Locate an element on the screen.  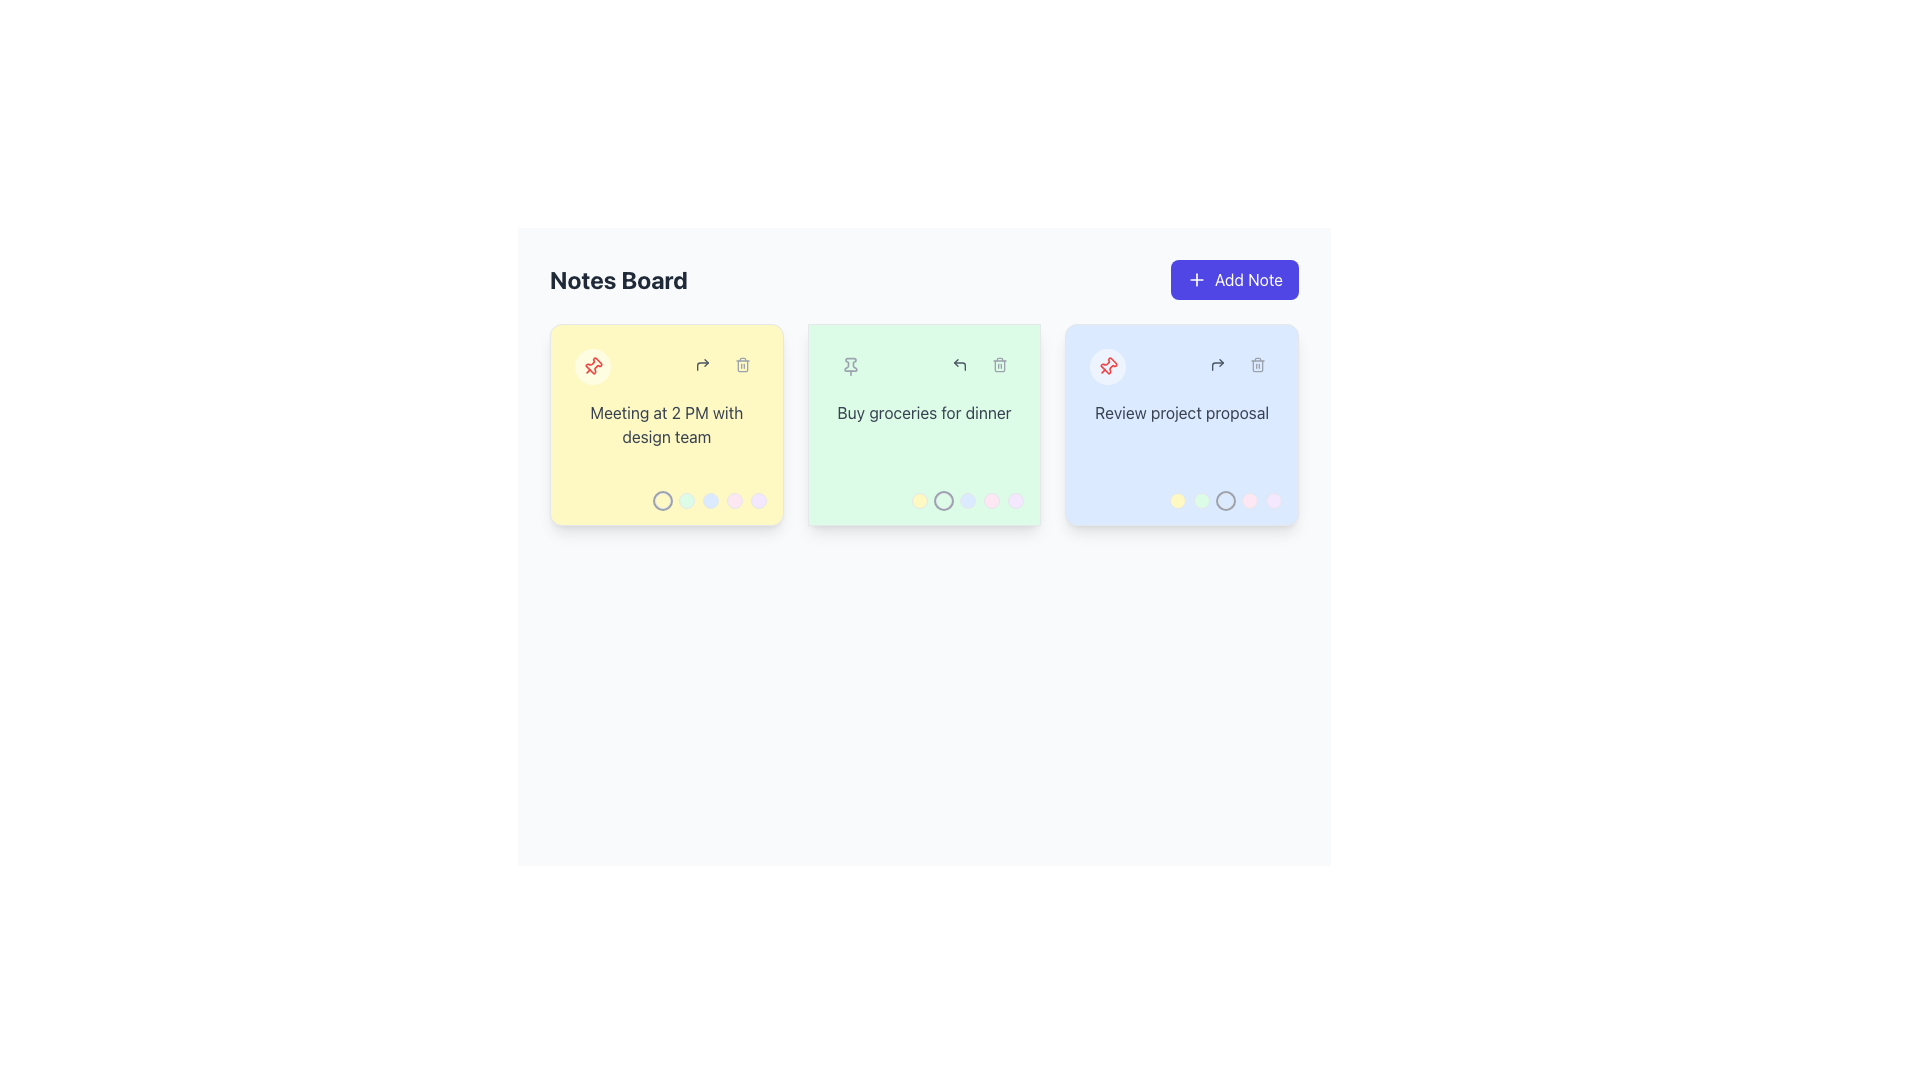
the yellow rectangular Information display card that contains the text 'Meeting at 2 PM with design team' is located at coordinates (666, 423).